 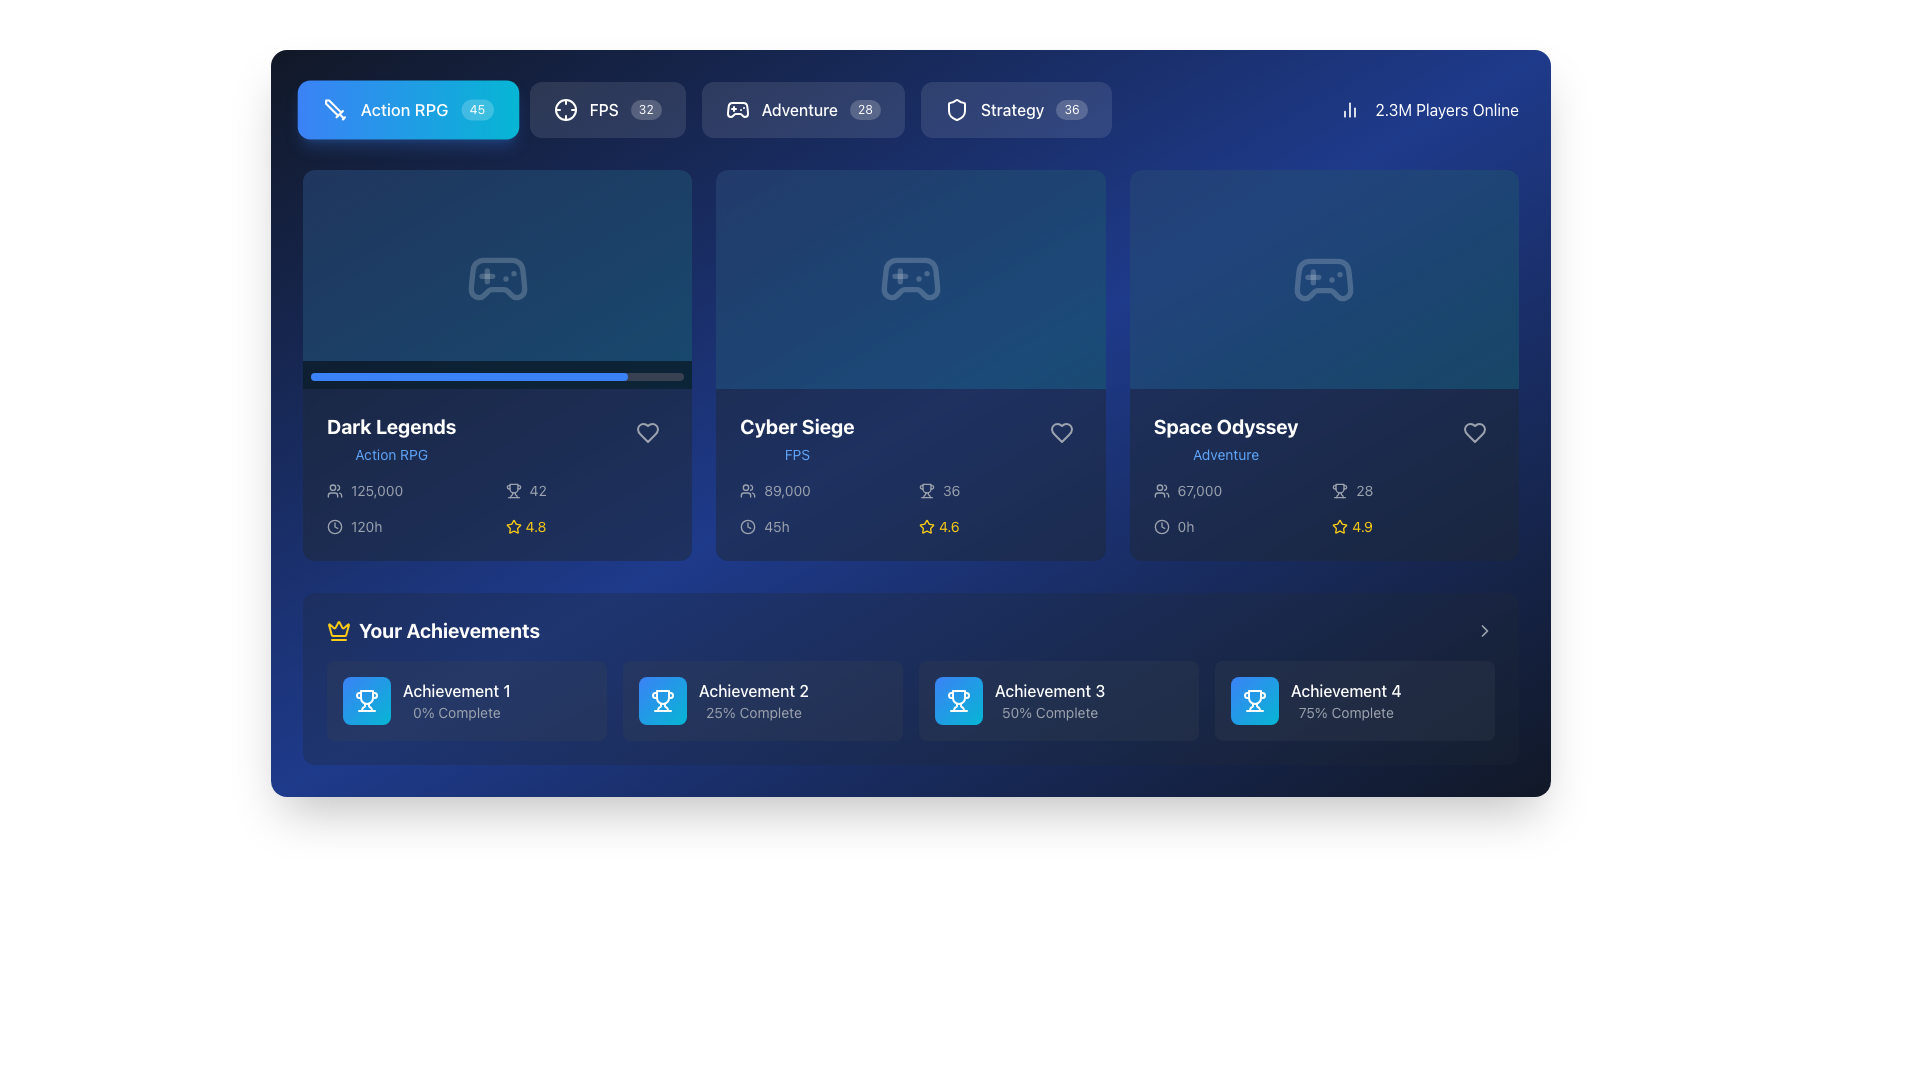 I want to click on number of users or community members displayed in the statistics section of the 'Space Odyssey' card located near the bottom-left area, so click(x=1233, y=490).